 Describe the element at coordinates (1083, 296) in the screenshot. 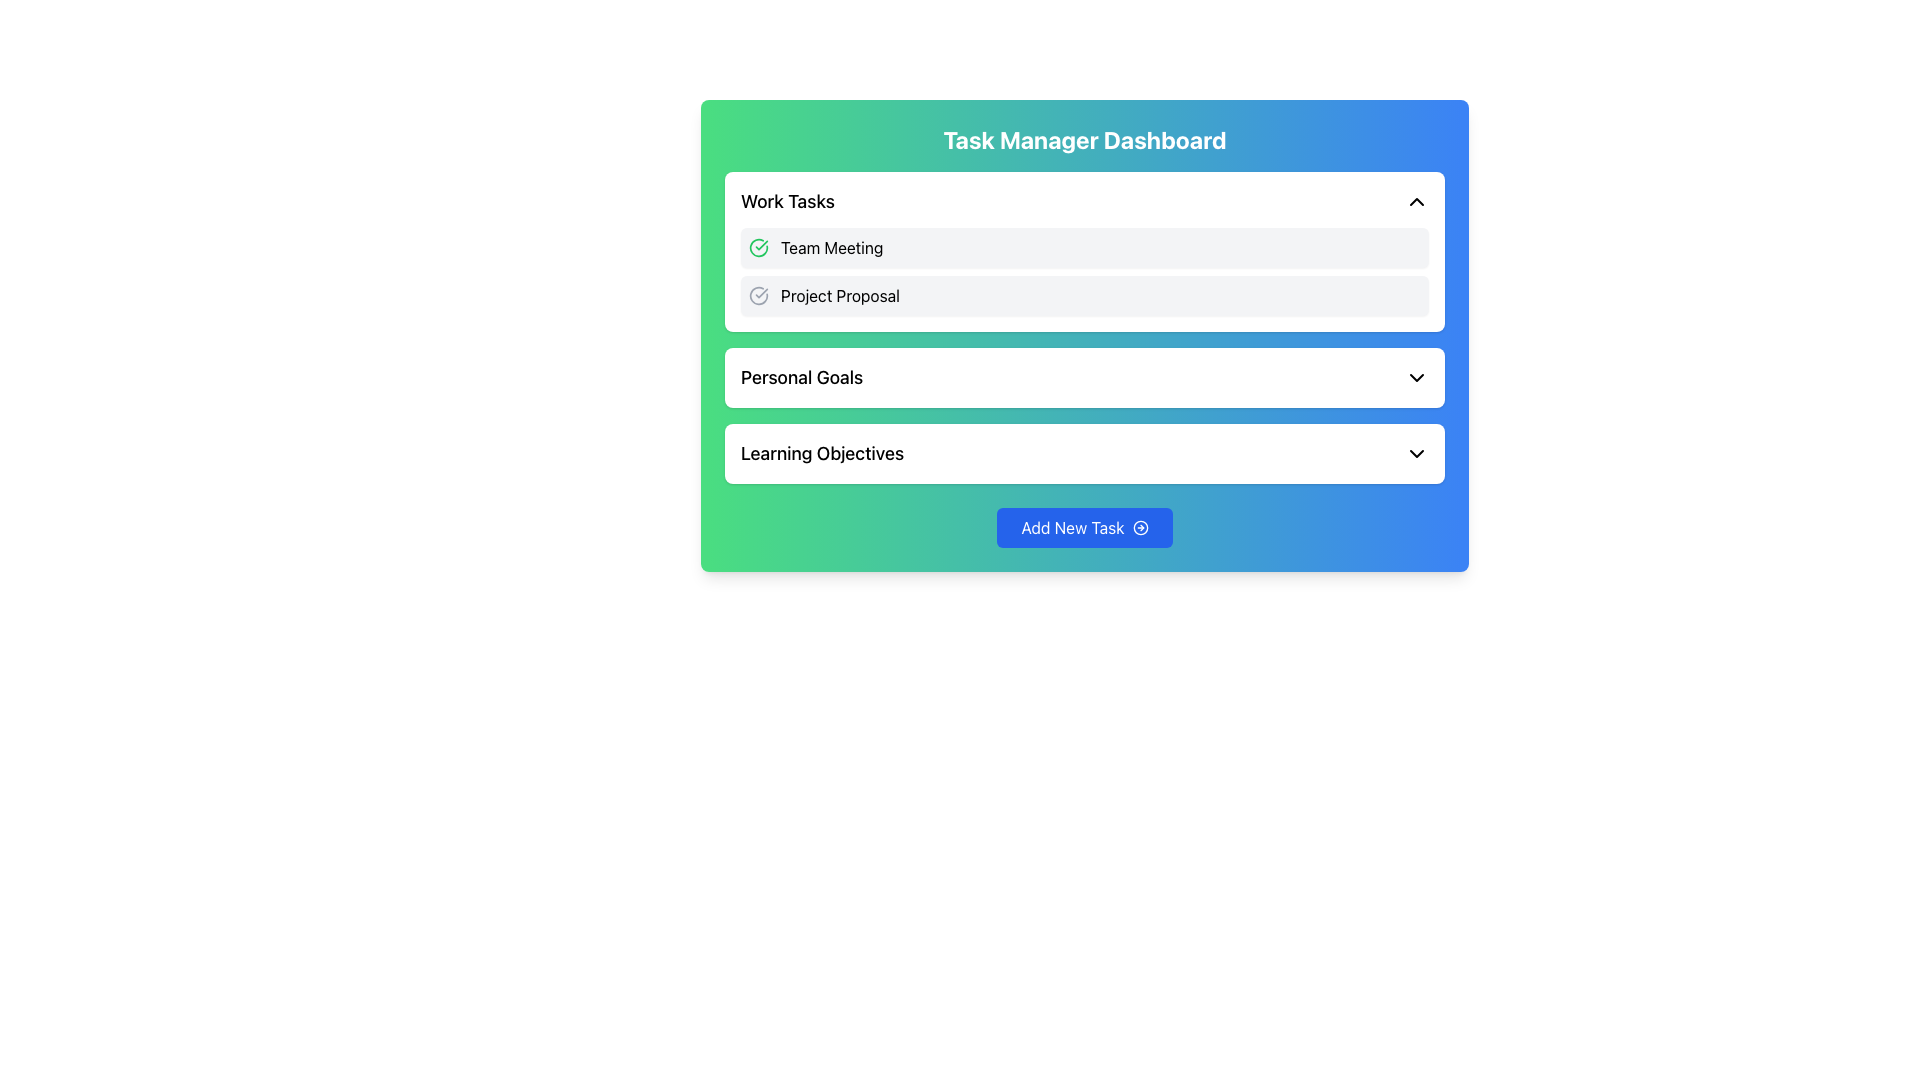

I see `the 'Project Proposal' task entry in the 'Work Tasks' section, which is the second item below 'Team Meeting'` at that location.